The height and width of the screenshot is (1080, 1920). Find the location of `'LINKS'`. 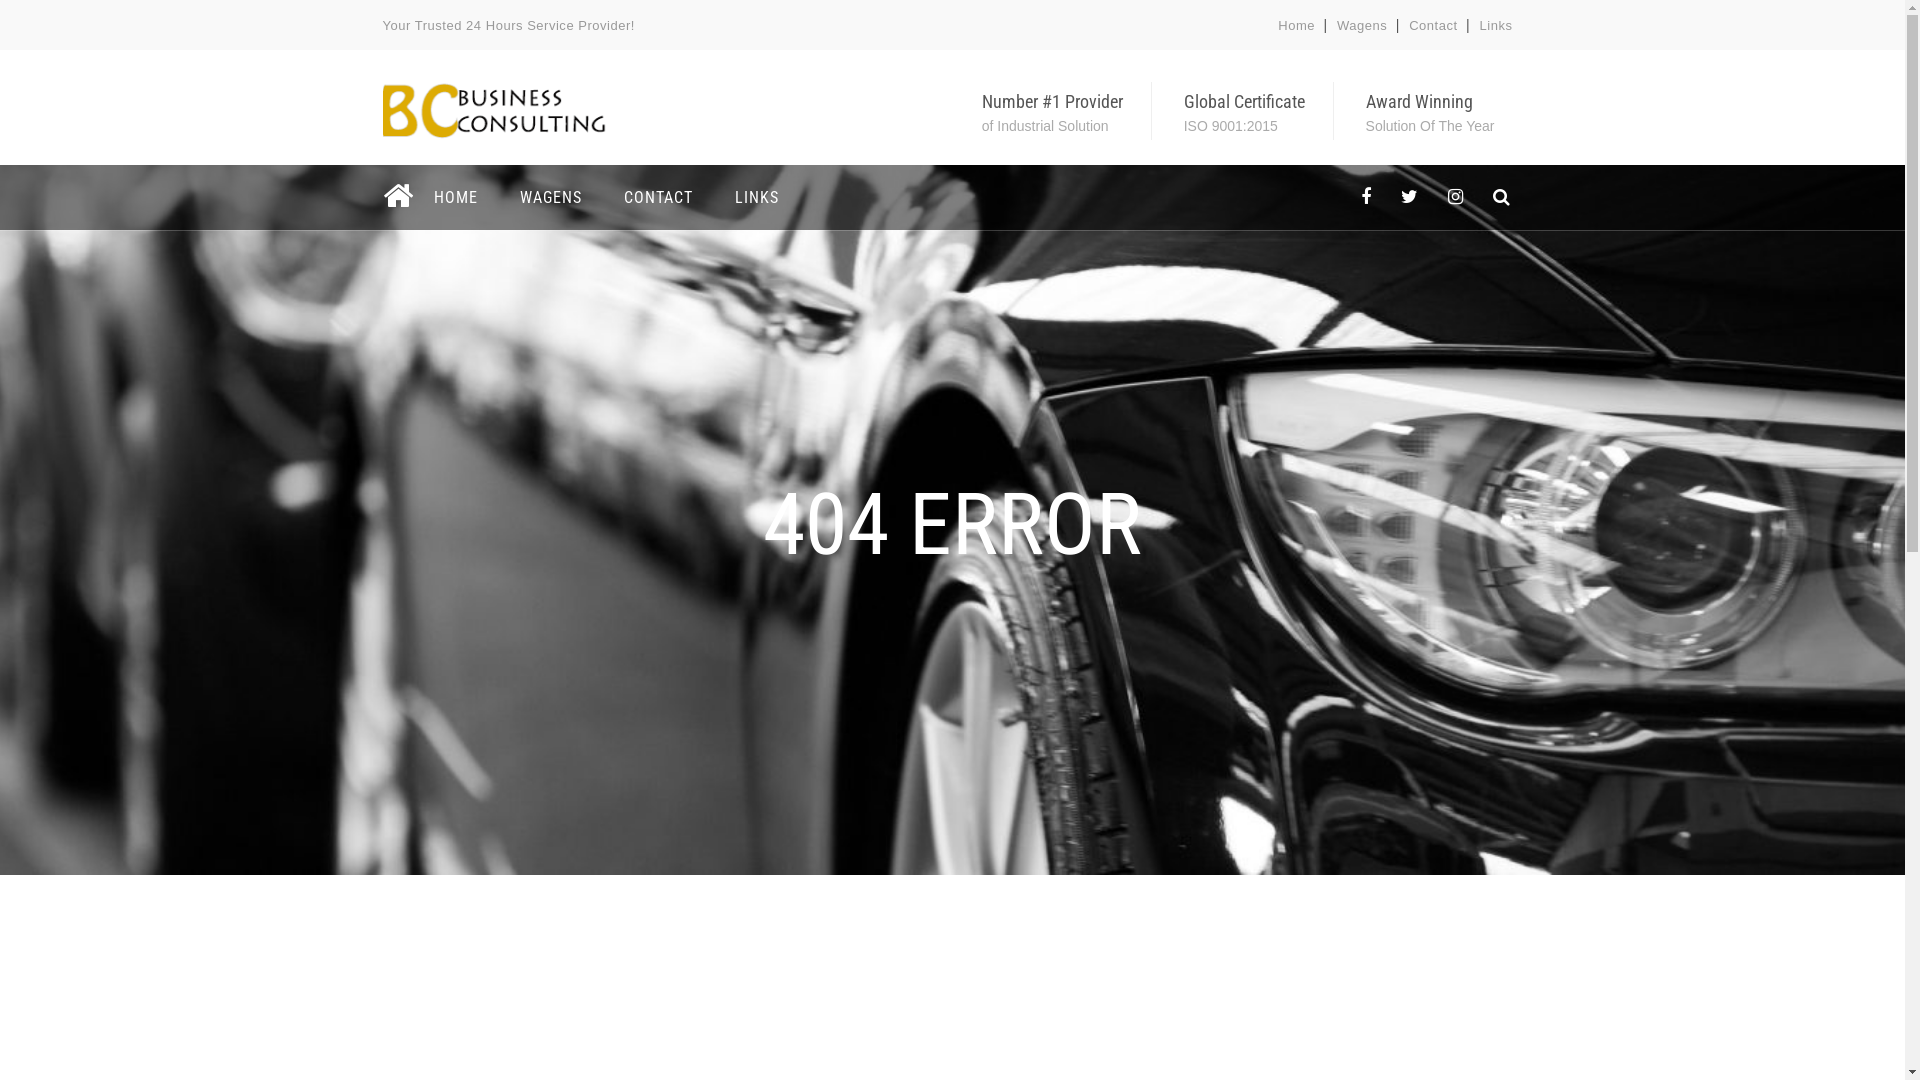

'LINKS' is located at coordinates (756, 197).